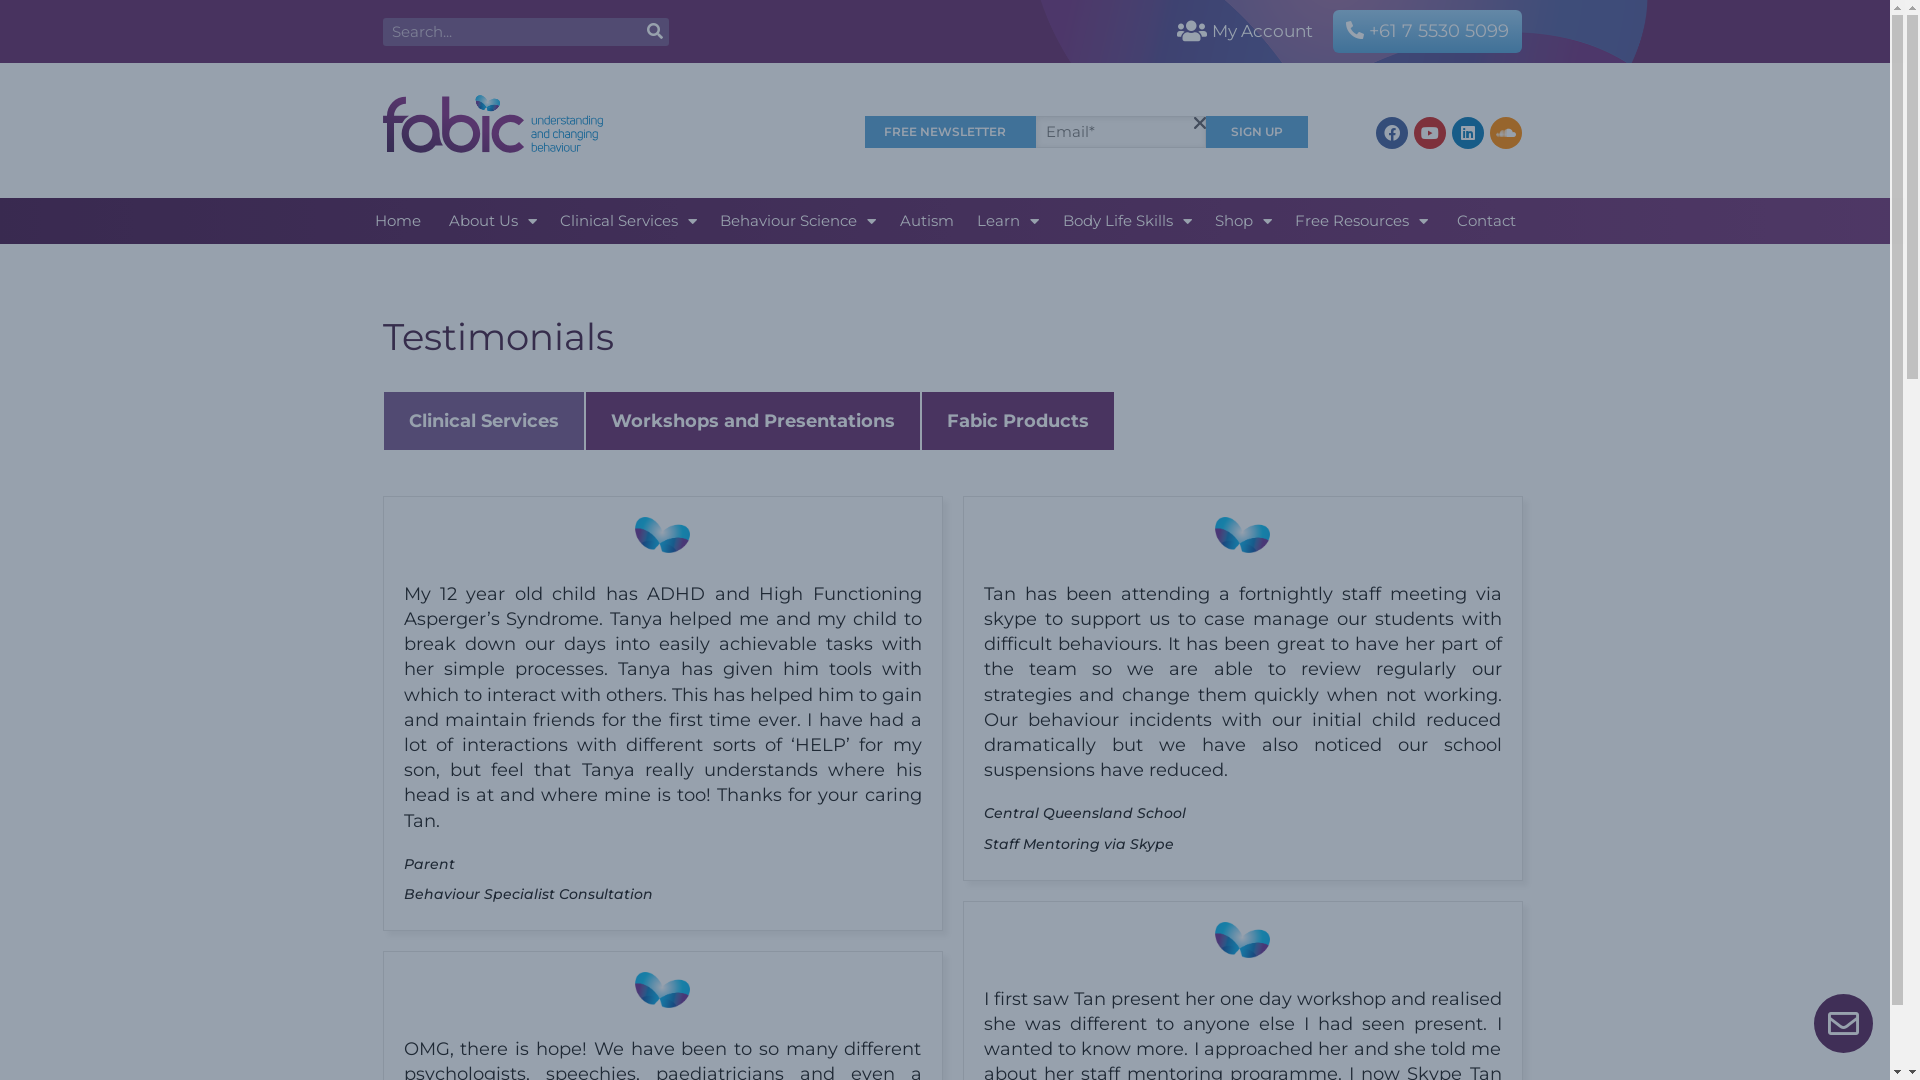 The width and height of the screenshot is (1920, 1080). Describe the element at coordinates (401, 220) in the screenshot. I see `'Home'` at that location.